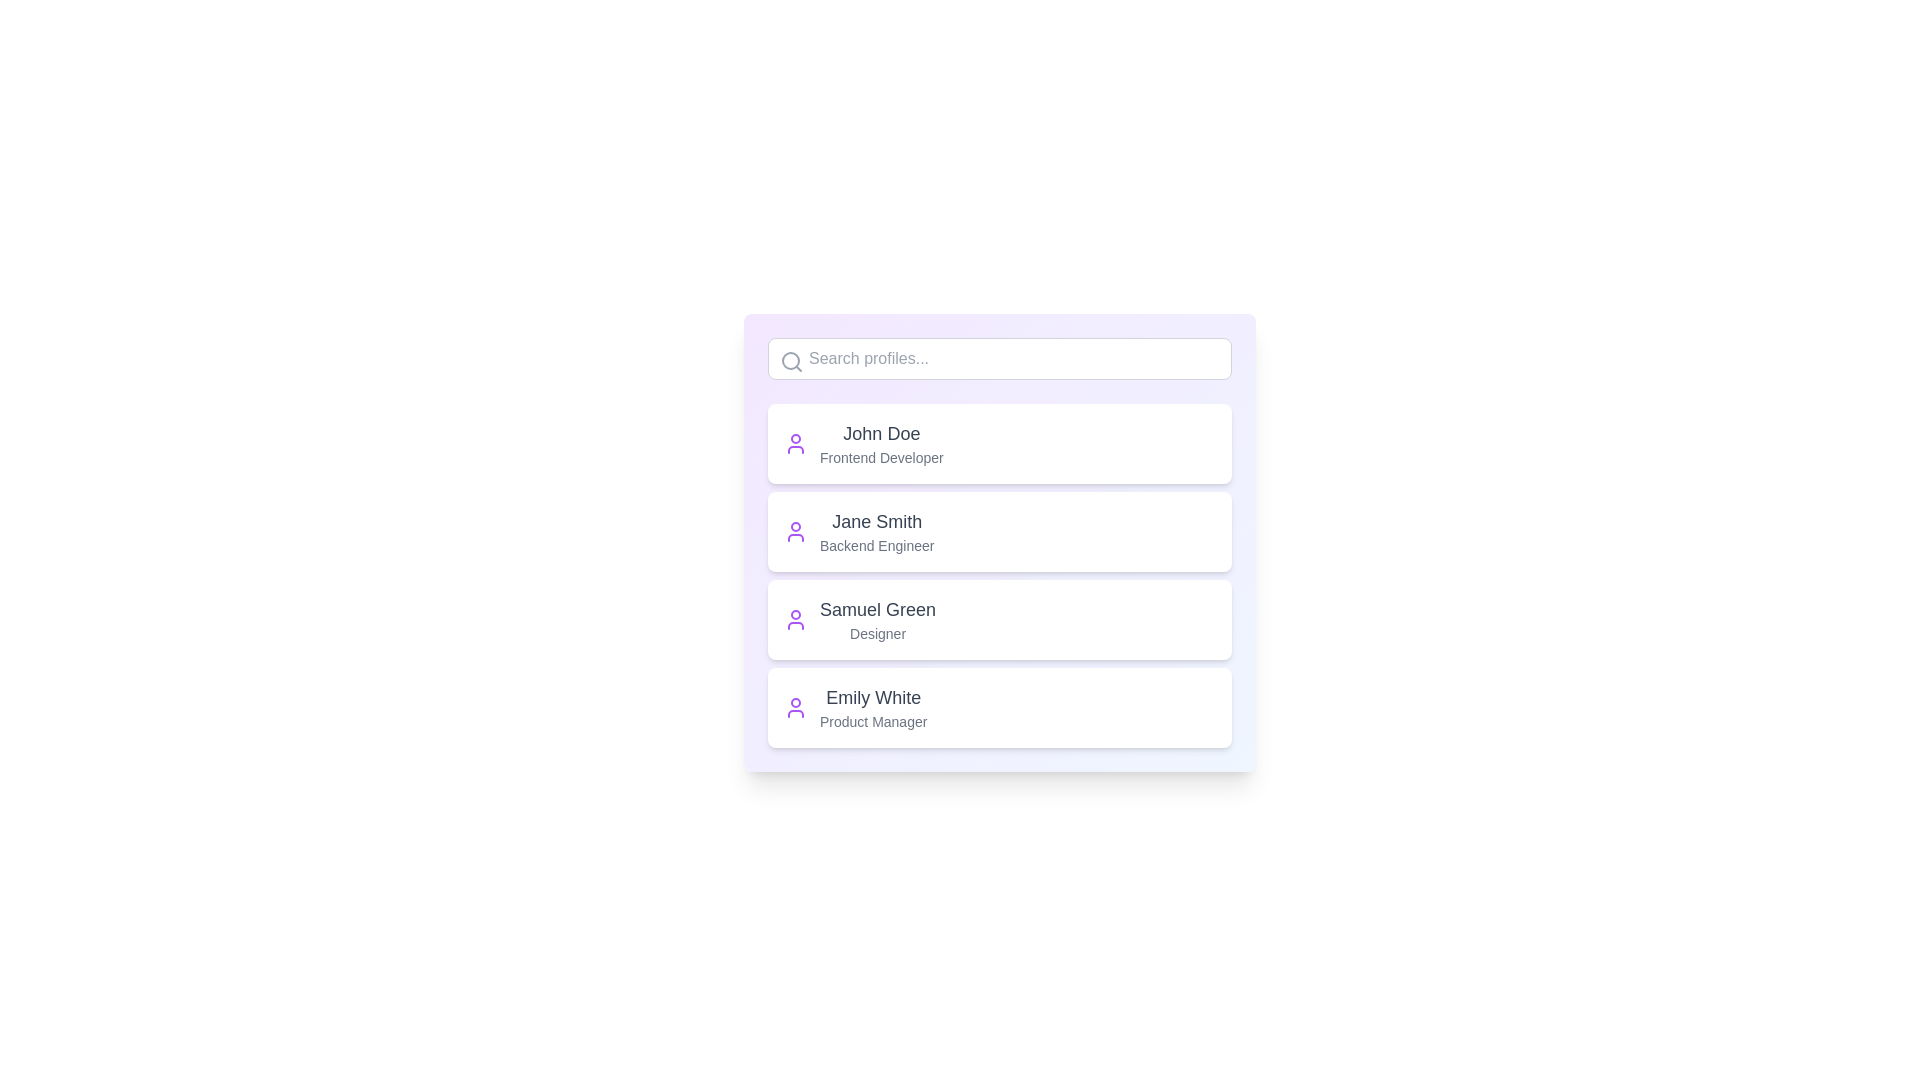  What do you see at coordinates (999, 707) in the screenshot?
I see `to select the profile entry for Emily White, a Product Manager, located at the bottom of the vertical list of profiles` at bounding box center [999, 707].